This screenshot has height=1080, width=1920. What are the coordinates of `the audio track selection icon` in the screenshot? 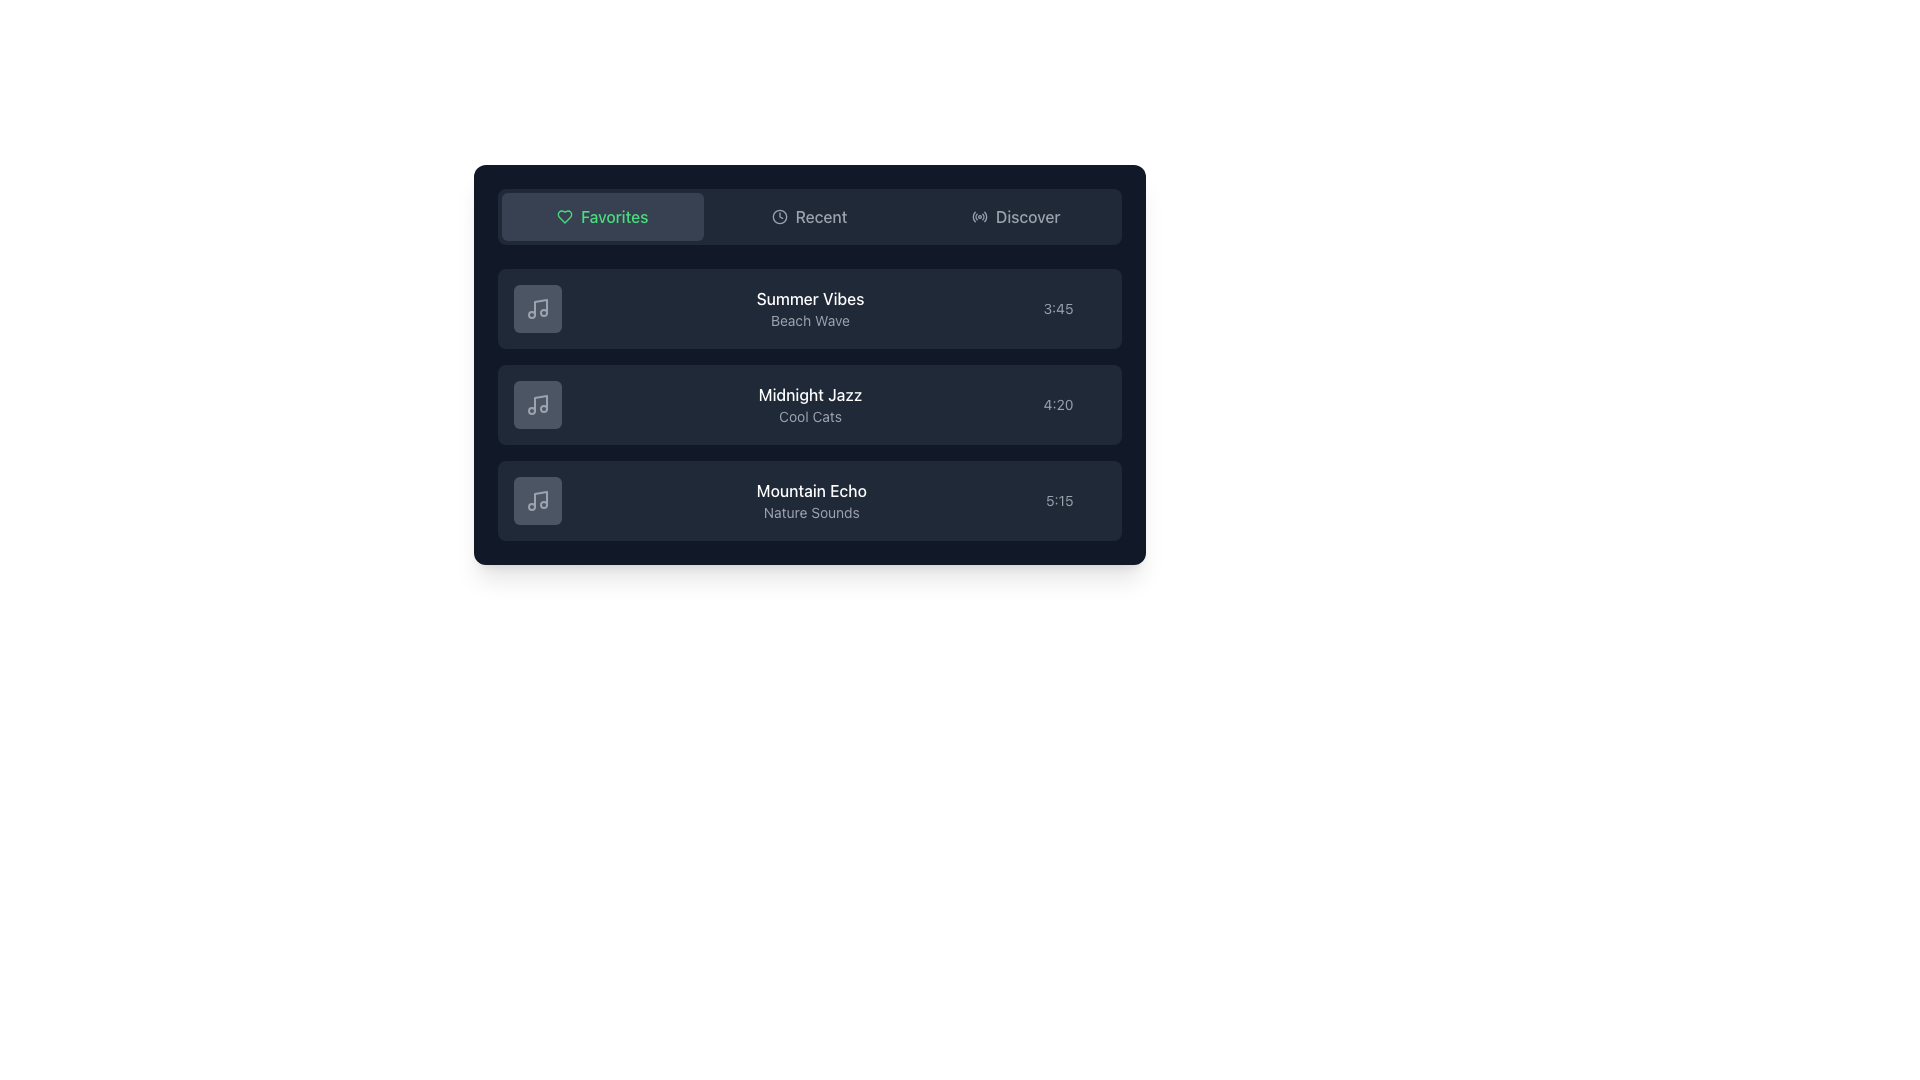 It's located at (537, 308).